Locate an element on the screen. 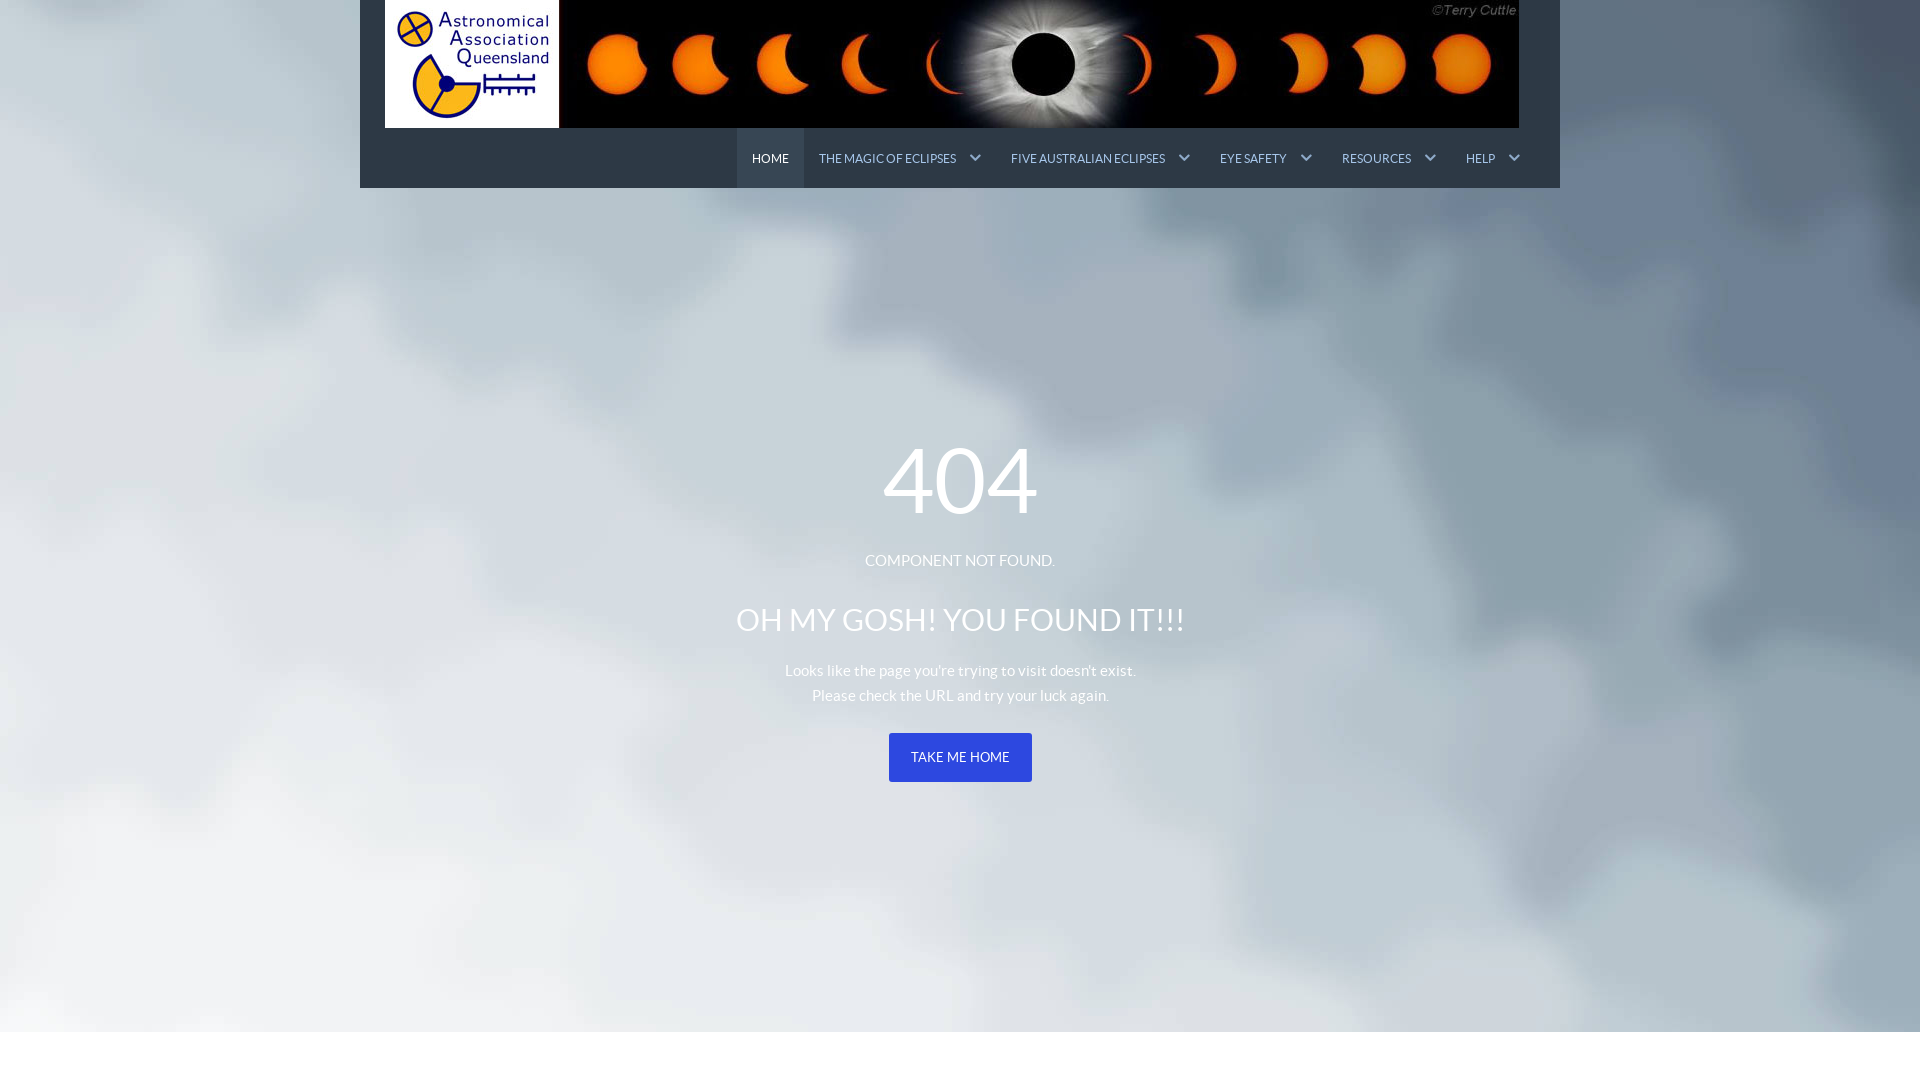 This screenshot has height=1080, width=1920. 'HOME' is located at coordinates (769, 157).